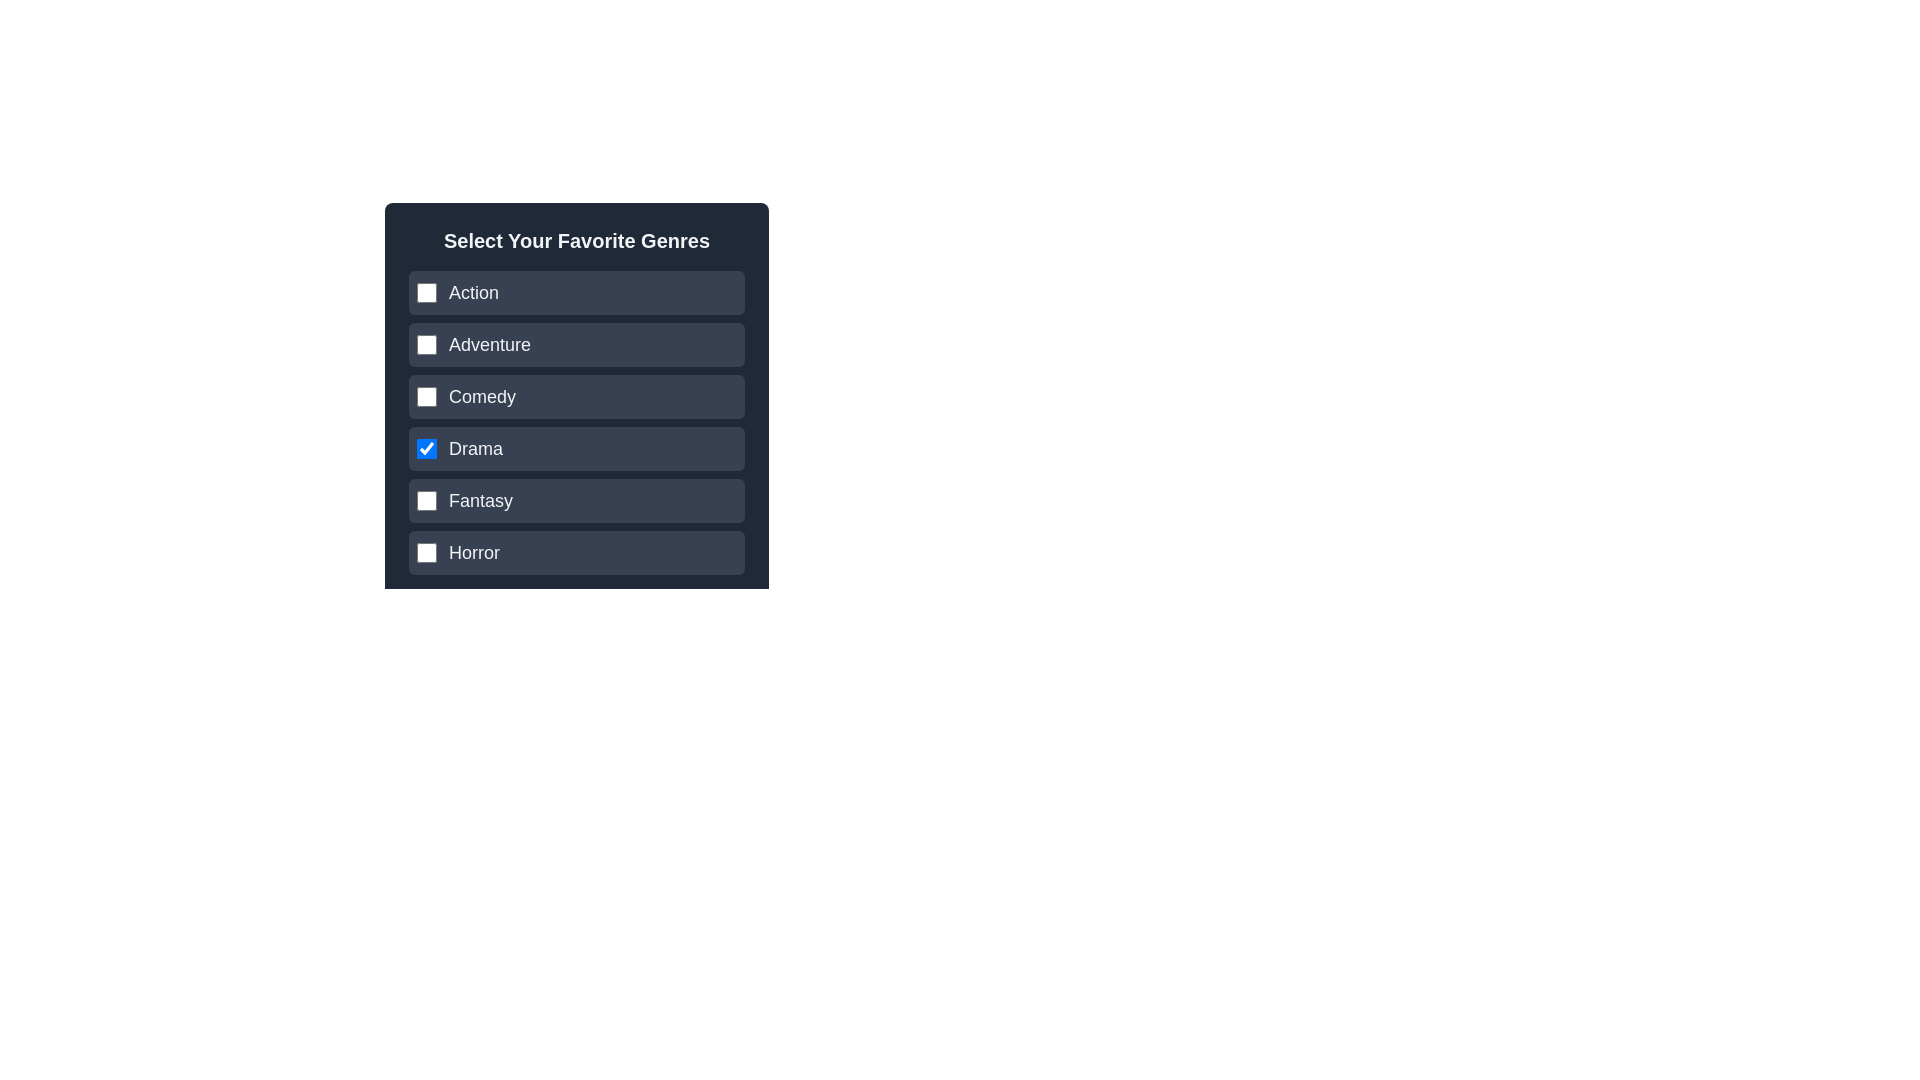 This screenshot has height=1080, width=1920. I want to click on the checkbox, so click(426, 552).